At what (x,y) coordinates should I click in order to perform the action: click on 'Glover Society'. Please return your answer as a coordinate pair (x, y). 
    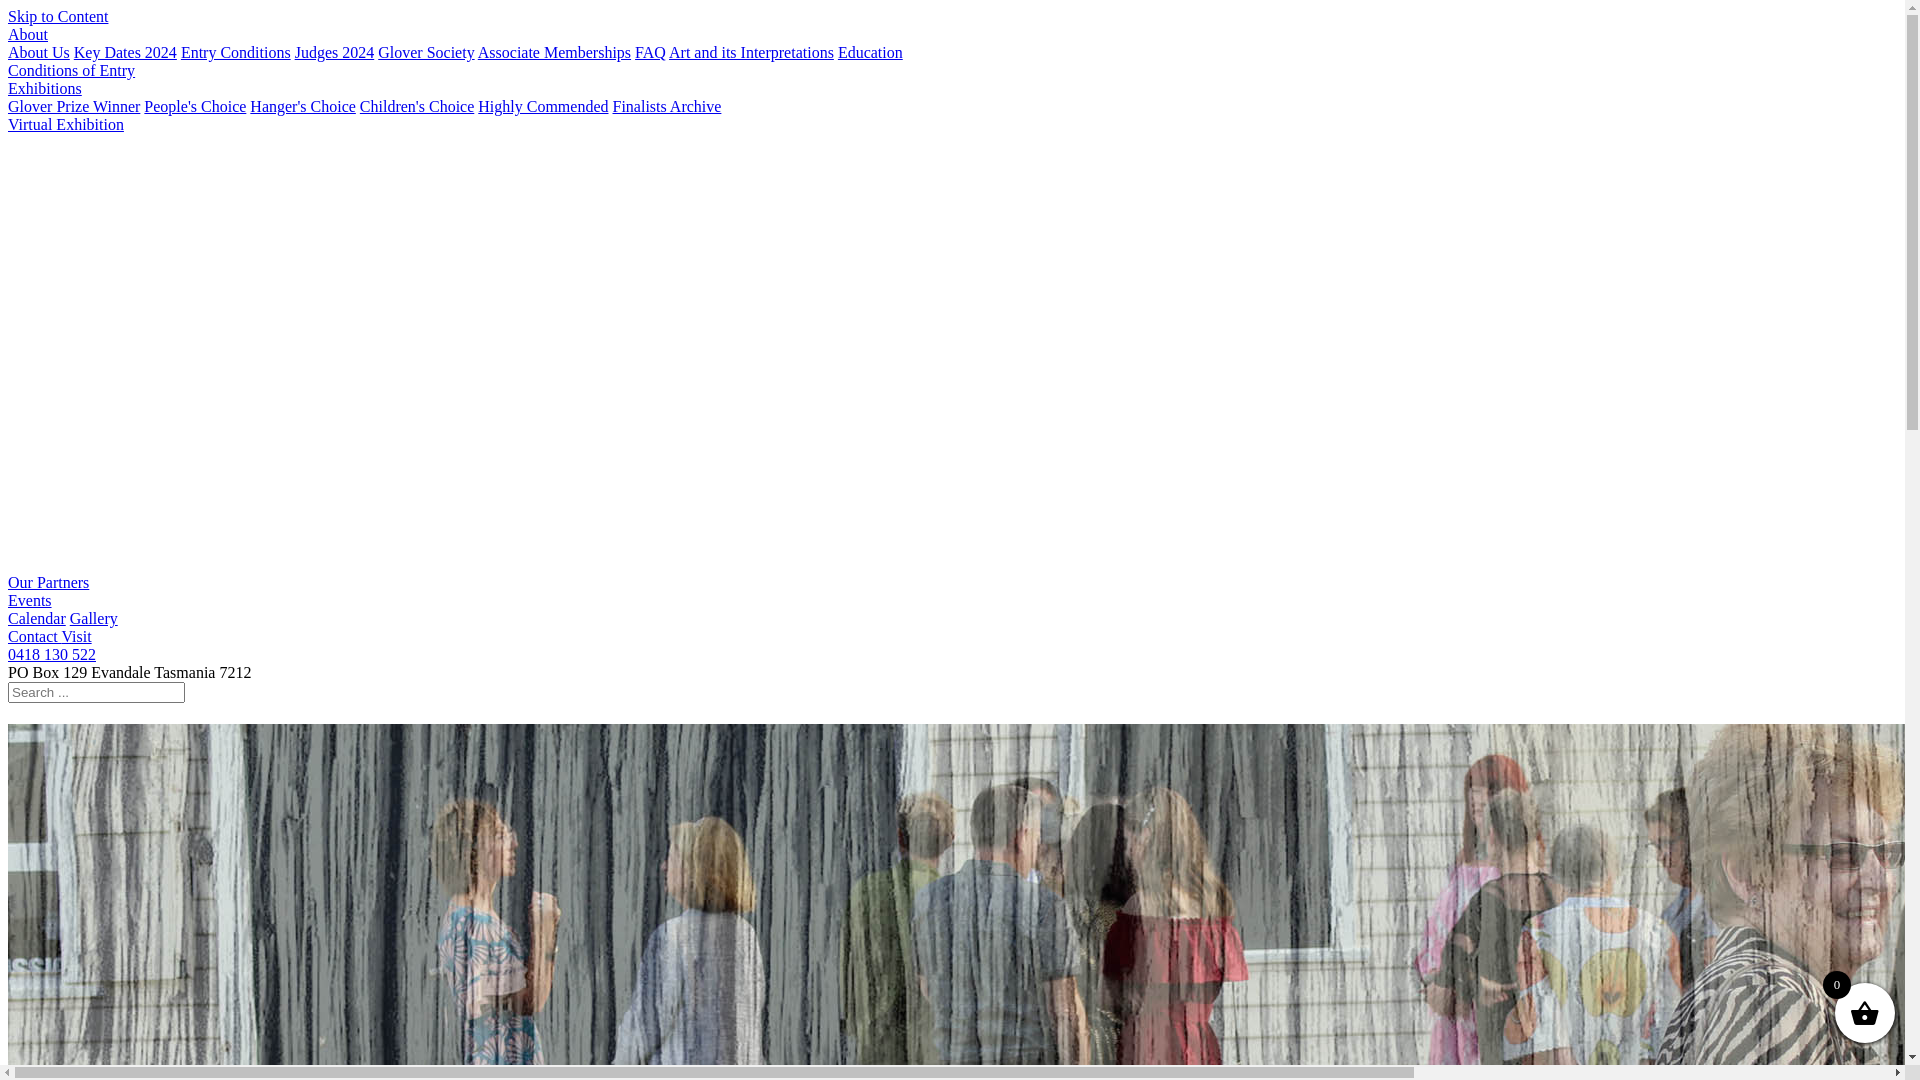
    Looking at the image, I should click on (425, 51).